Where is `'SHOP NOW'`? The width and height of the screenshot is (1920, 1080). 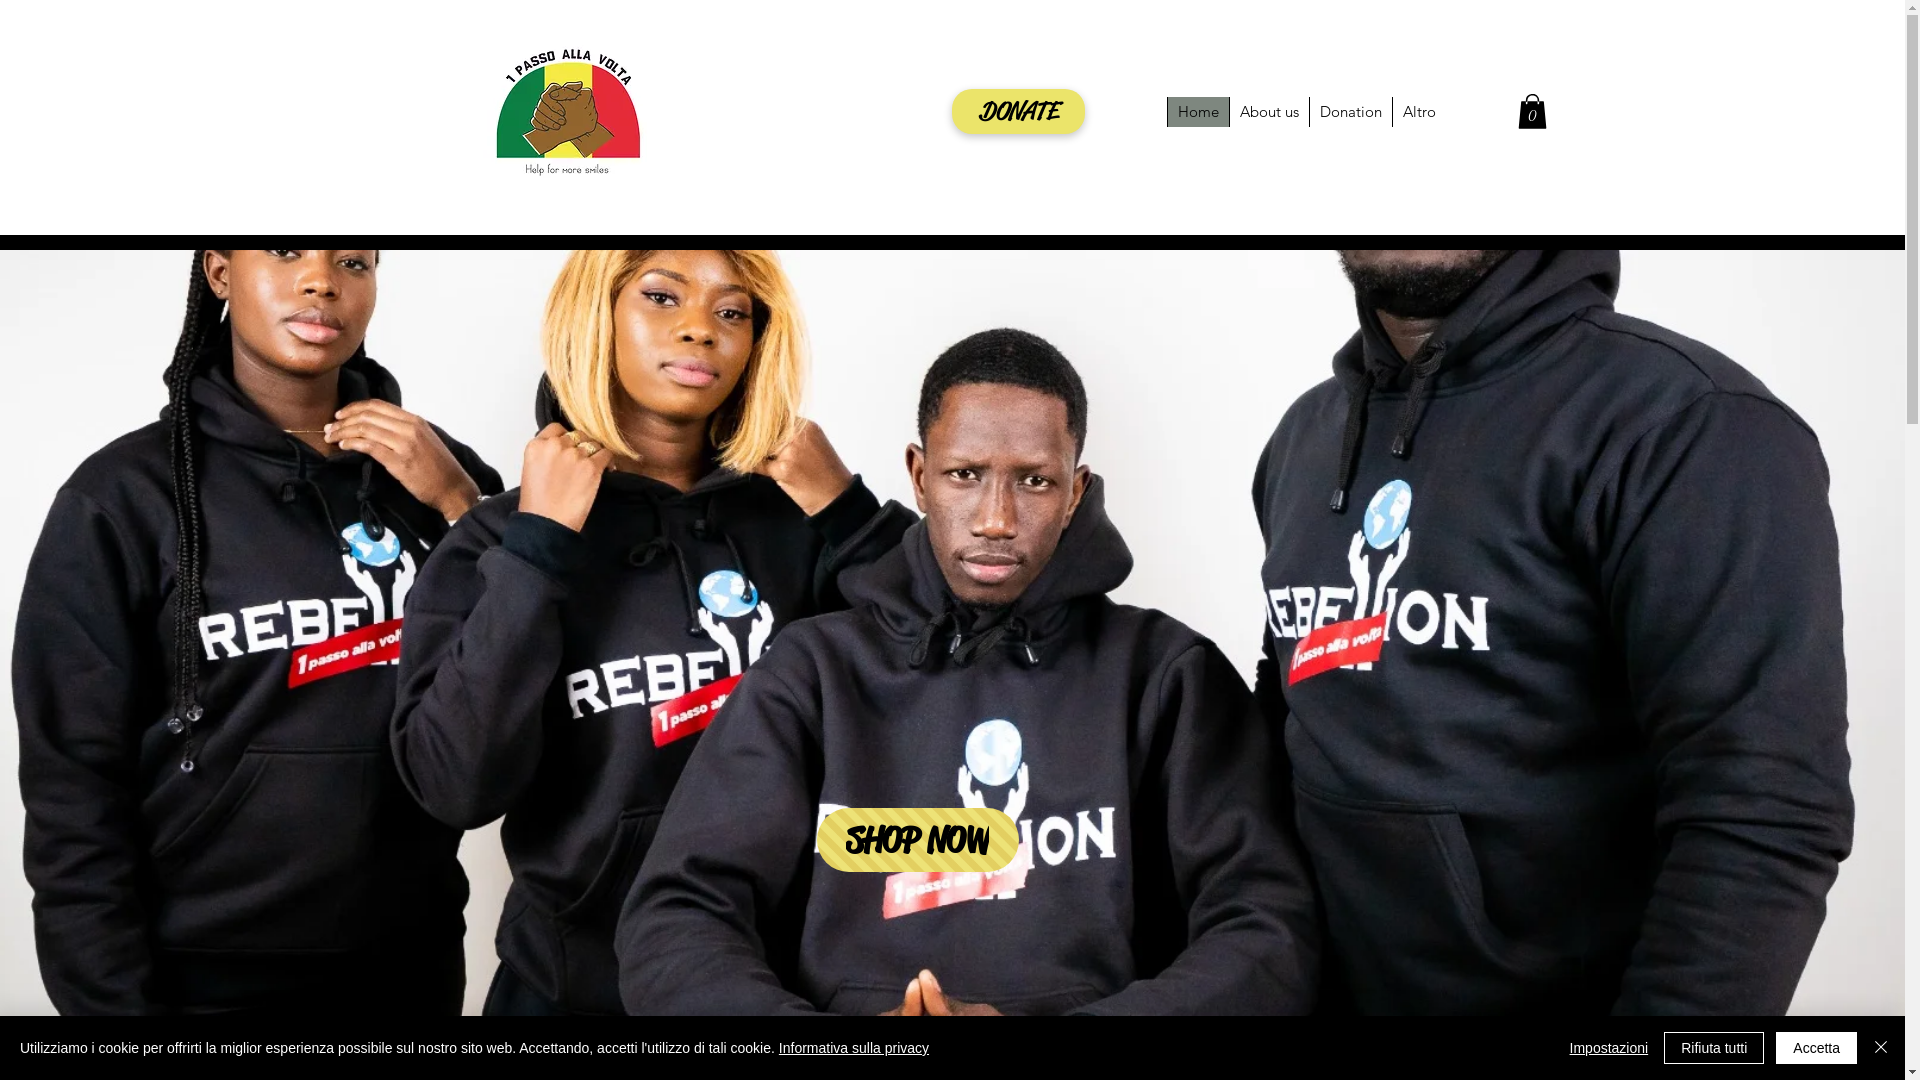 'SHOP NOW' is located at coordinates (915, 840).